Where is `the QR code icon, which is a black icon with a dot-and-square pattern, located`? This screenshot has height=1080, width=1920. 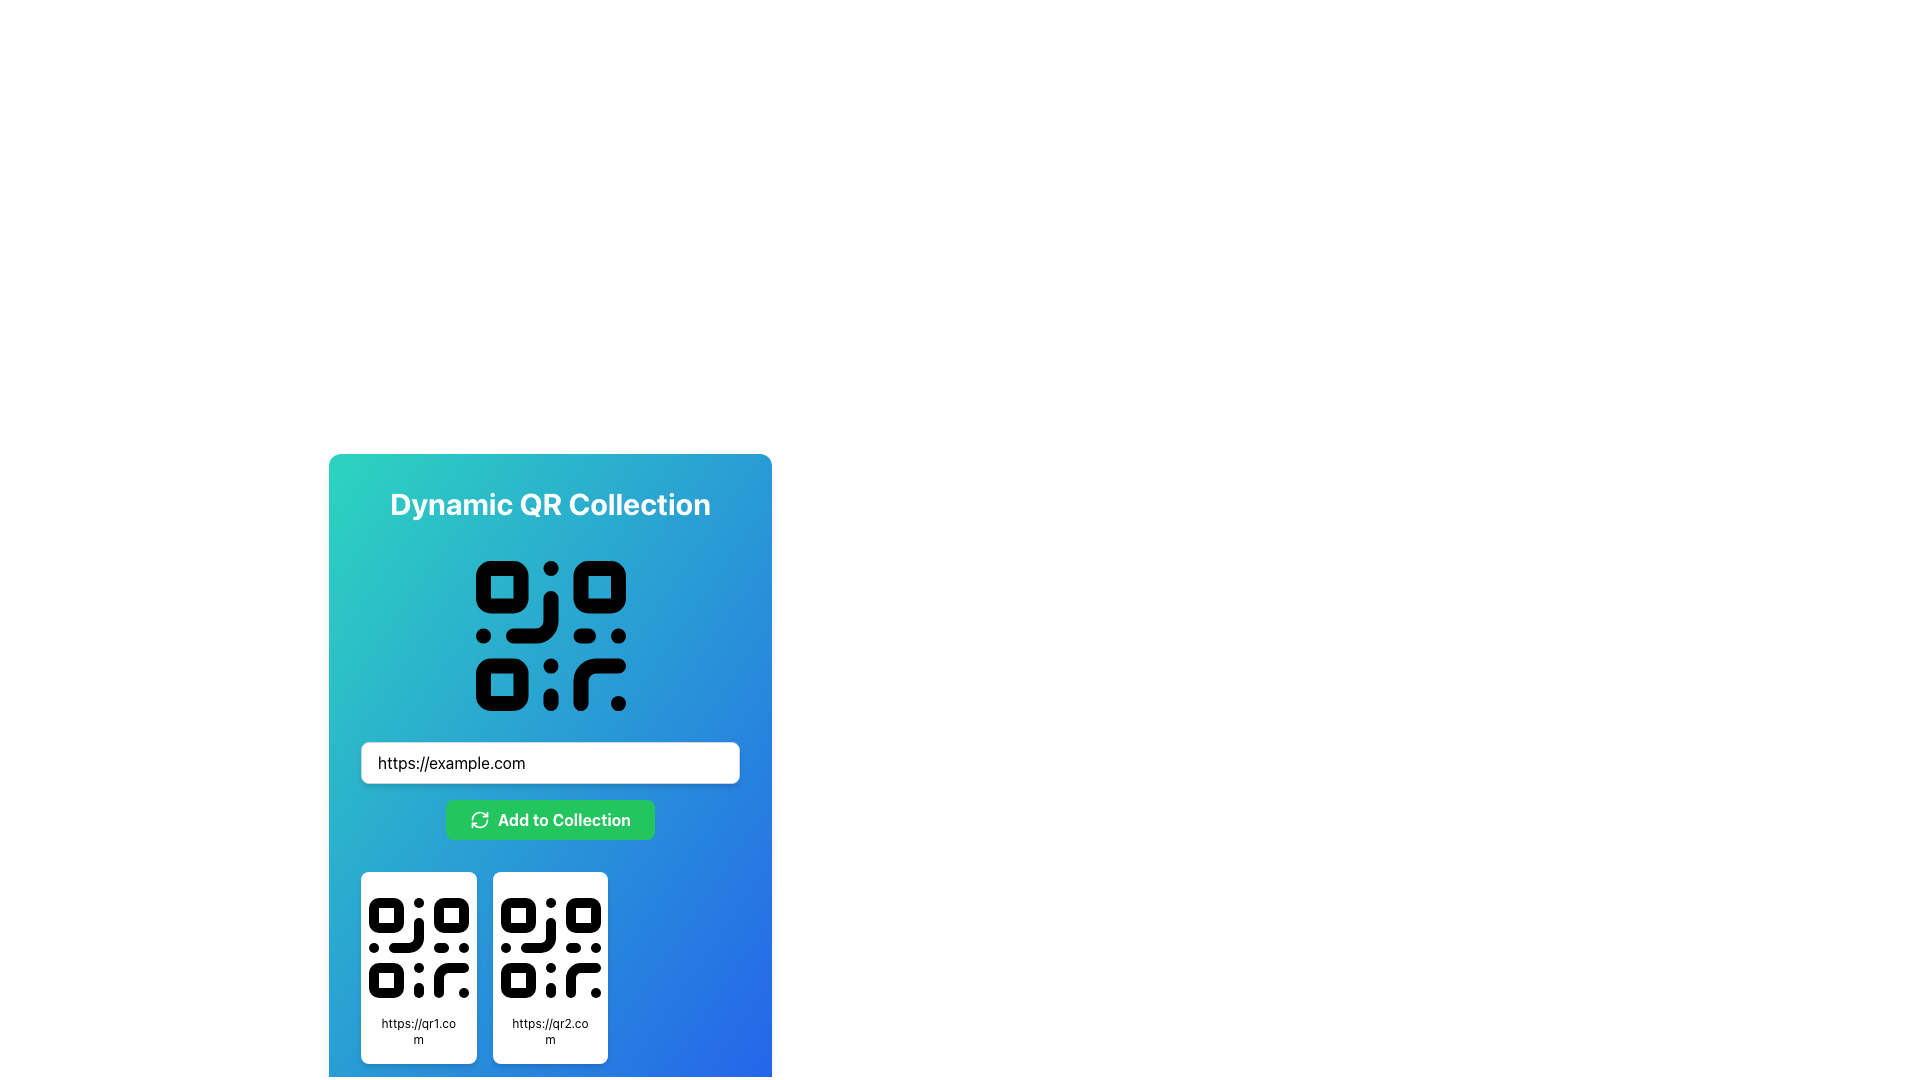
the QR code icon, which is a black icon with a dot-and-square pattern, located is located at coordinates (550, 947).